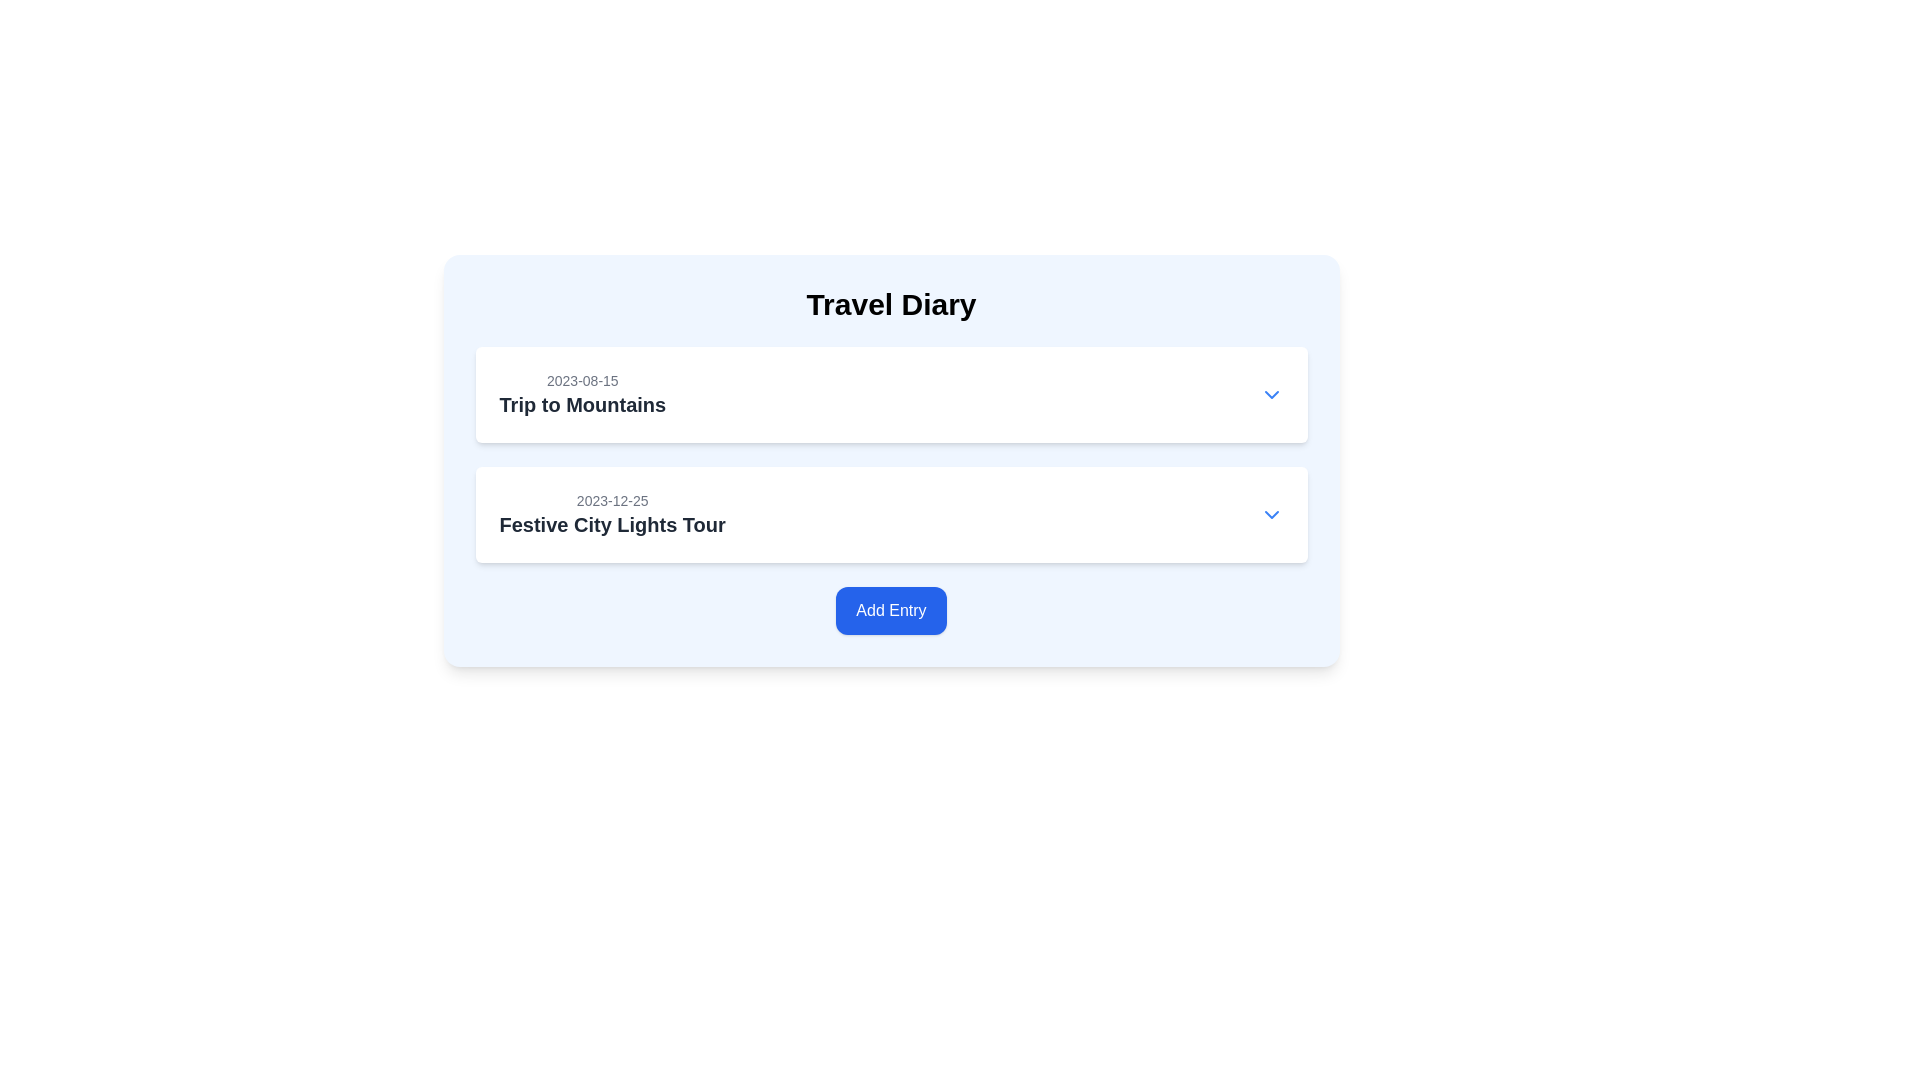 This screenshot has height=1080, width=1920. I want to click on the 'Add Entry' button, which is styled with a blue background and white text, to trigger its color change effect, so click(890, 609).